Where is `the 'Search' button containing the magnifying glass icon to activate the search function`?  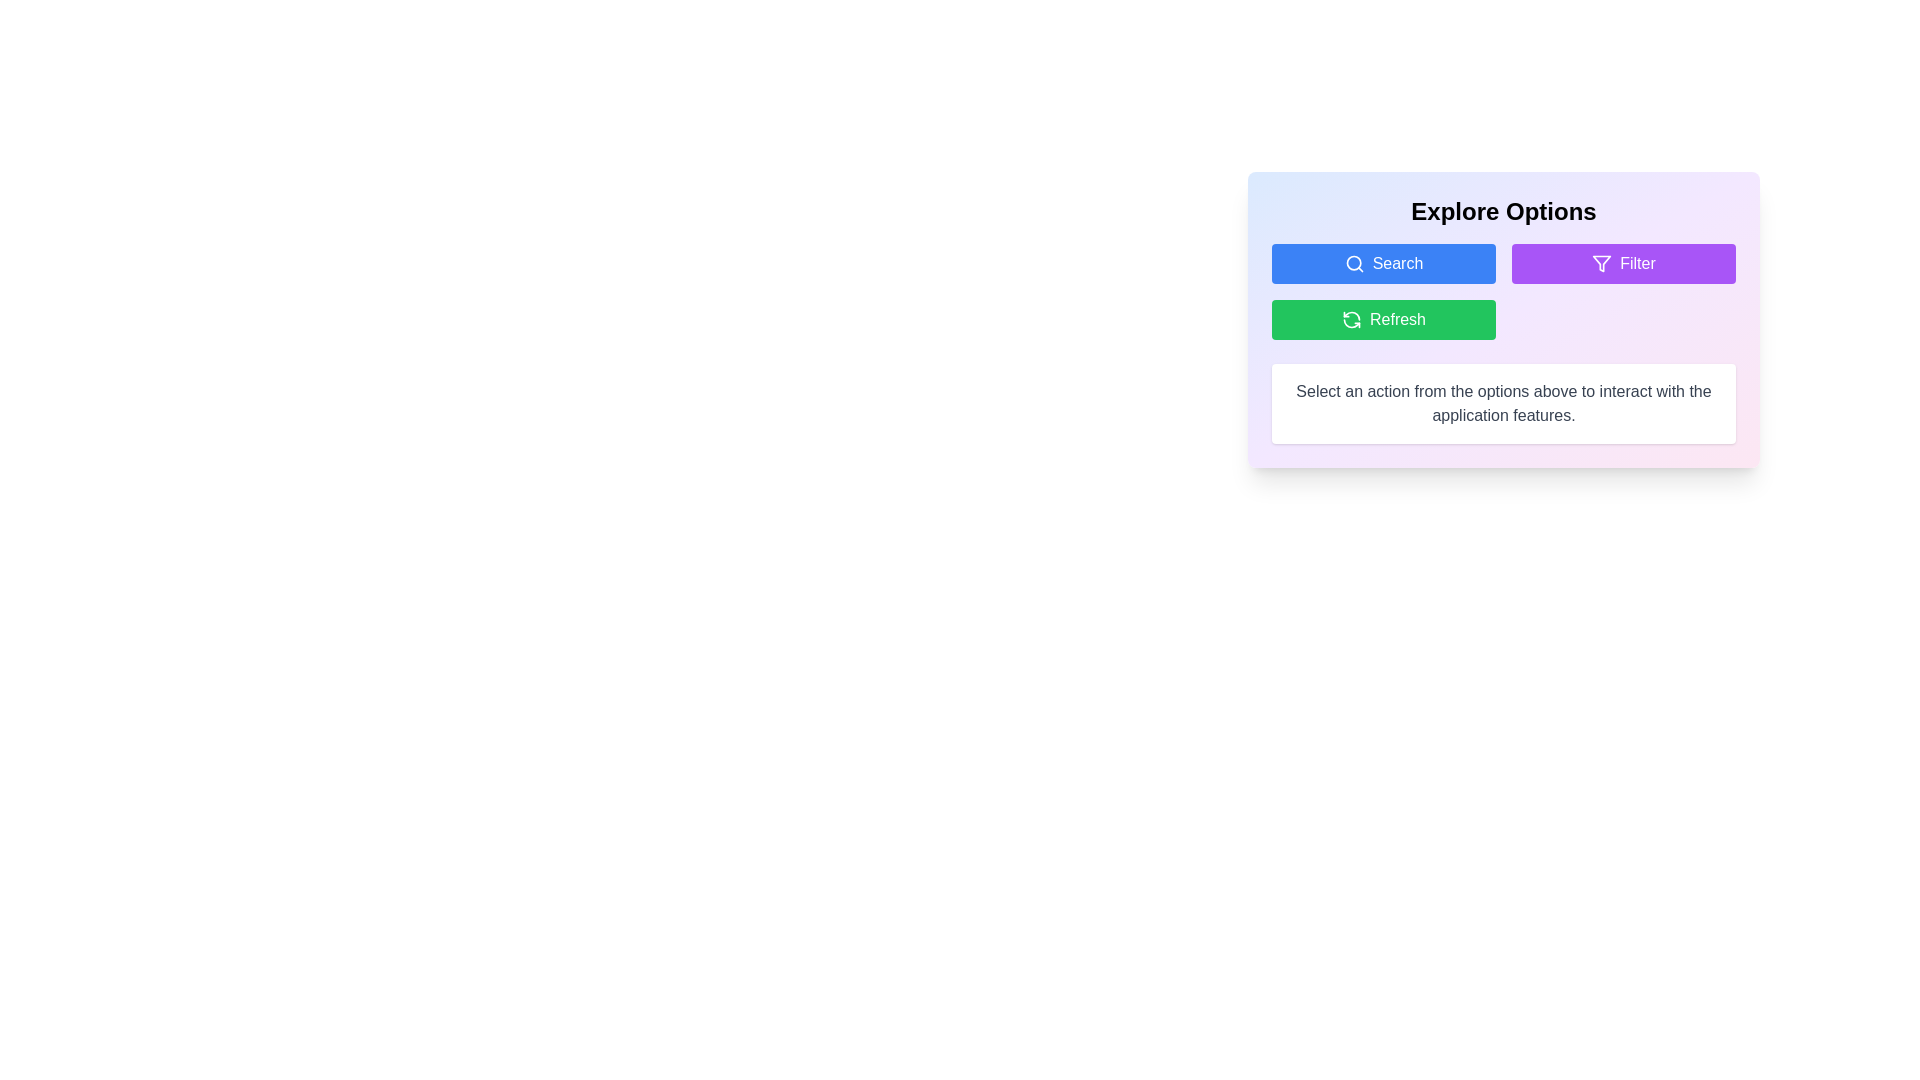
the 'Search' button containing the magnifying glass icon to activate the search function is located at coordinates (1353, 262).